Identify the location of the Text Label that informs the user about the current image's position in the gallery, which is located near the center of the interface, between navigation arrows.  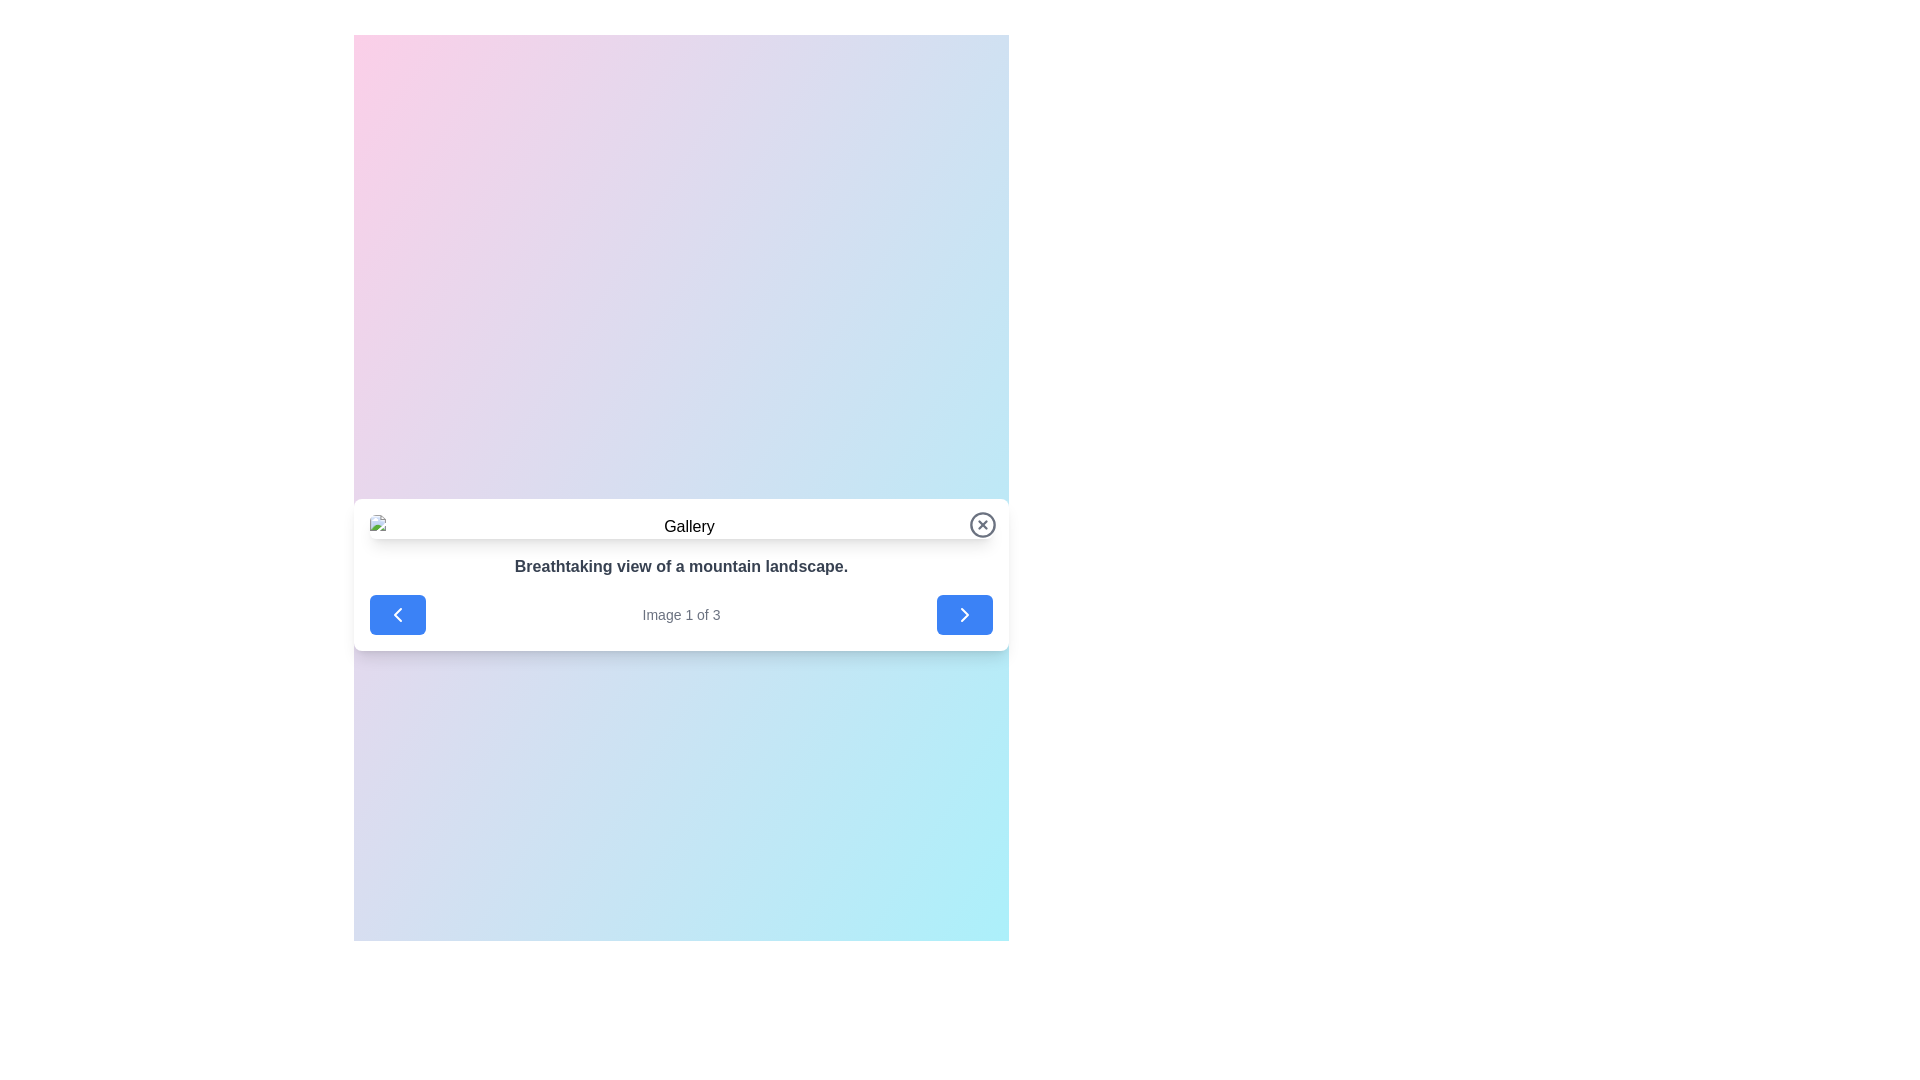
(681, 613).